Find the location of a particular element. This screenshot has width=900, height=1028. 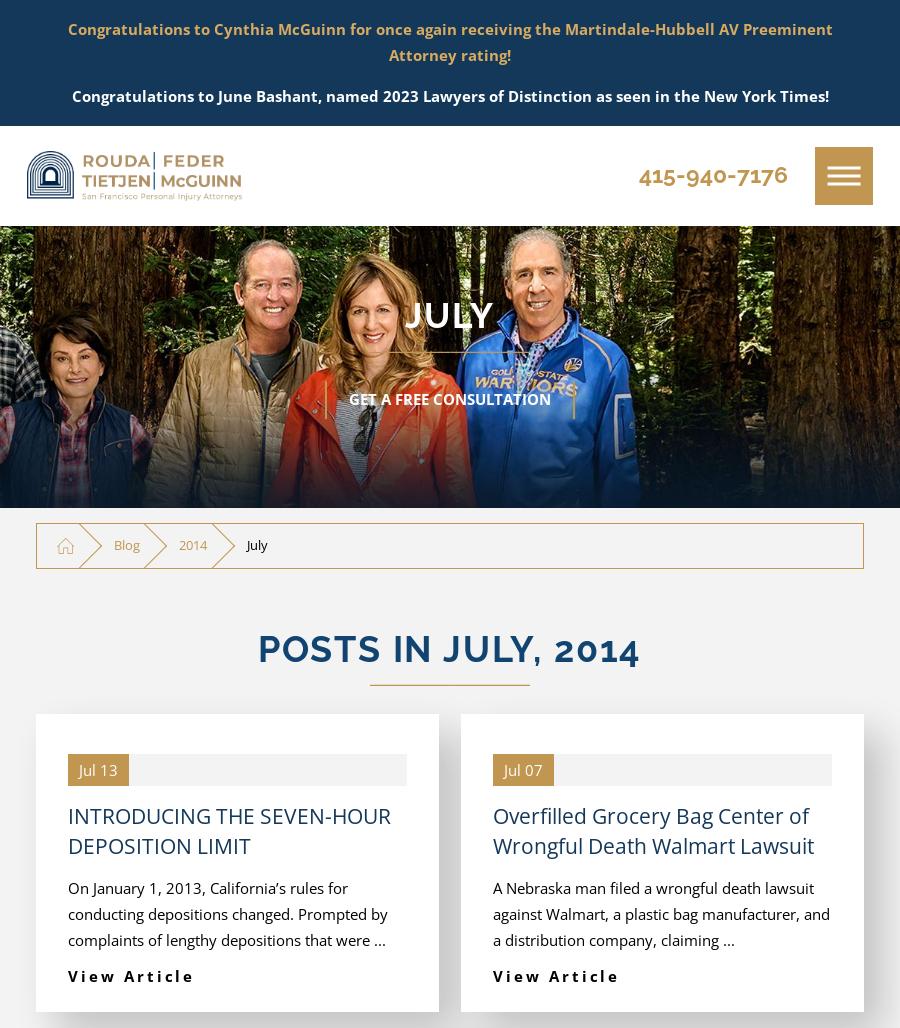

'November' is located at coordinates (169, 140).